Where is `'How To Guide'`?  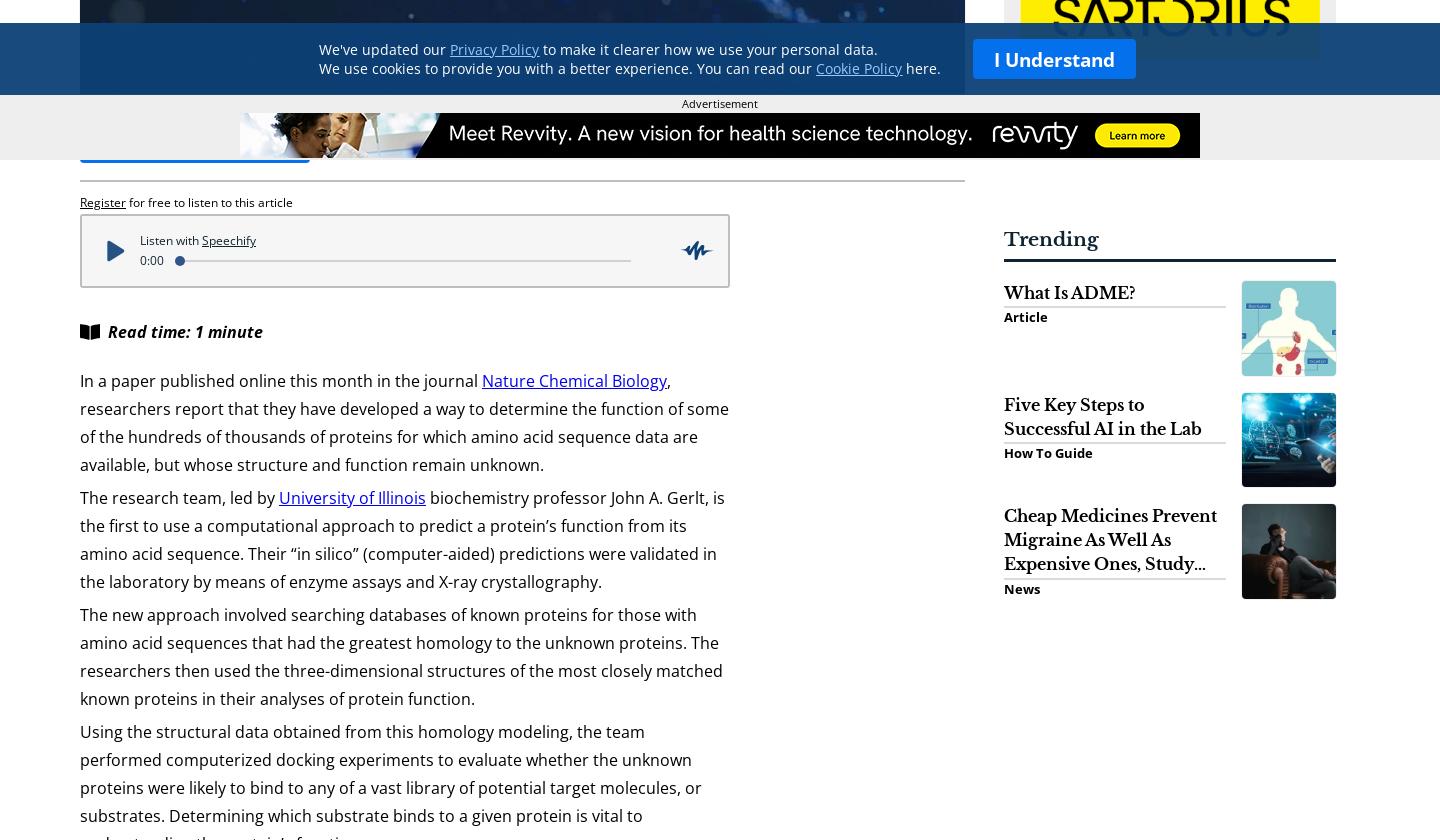
'How To Guide' is located at coordinates (1048, 452).